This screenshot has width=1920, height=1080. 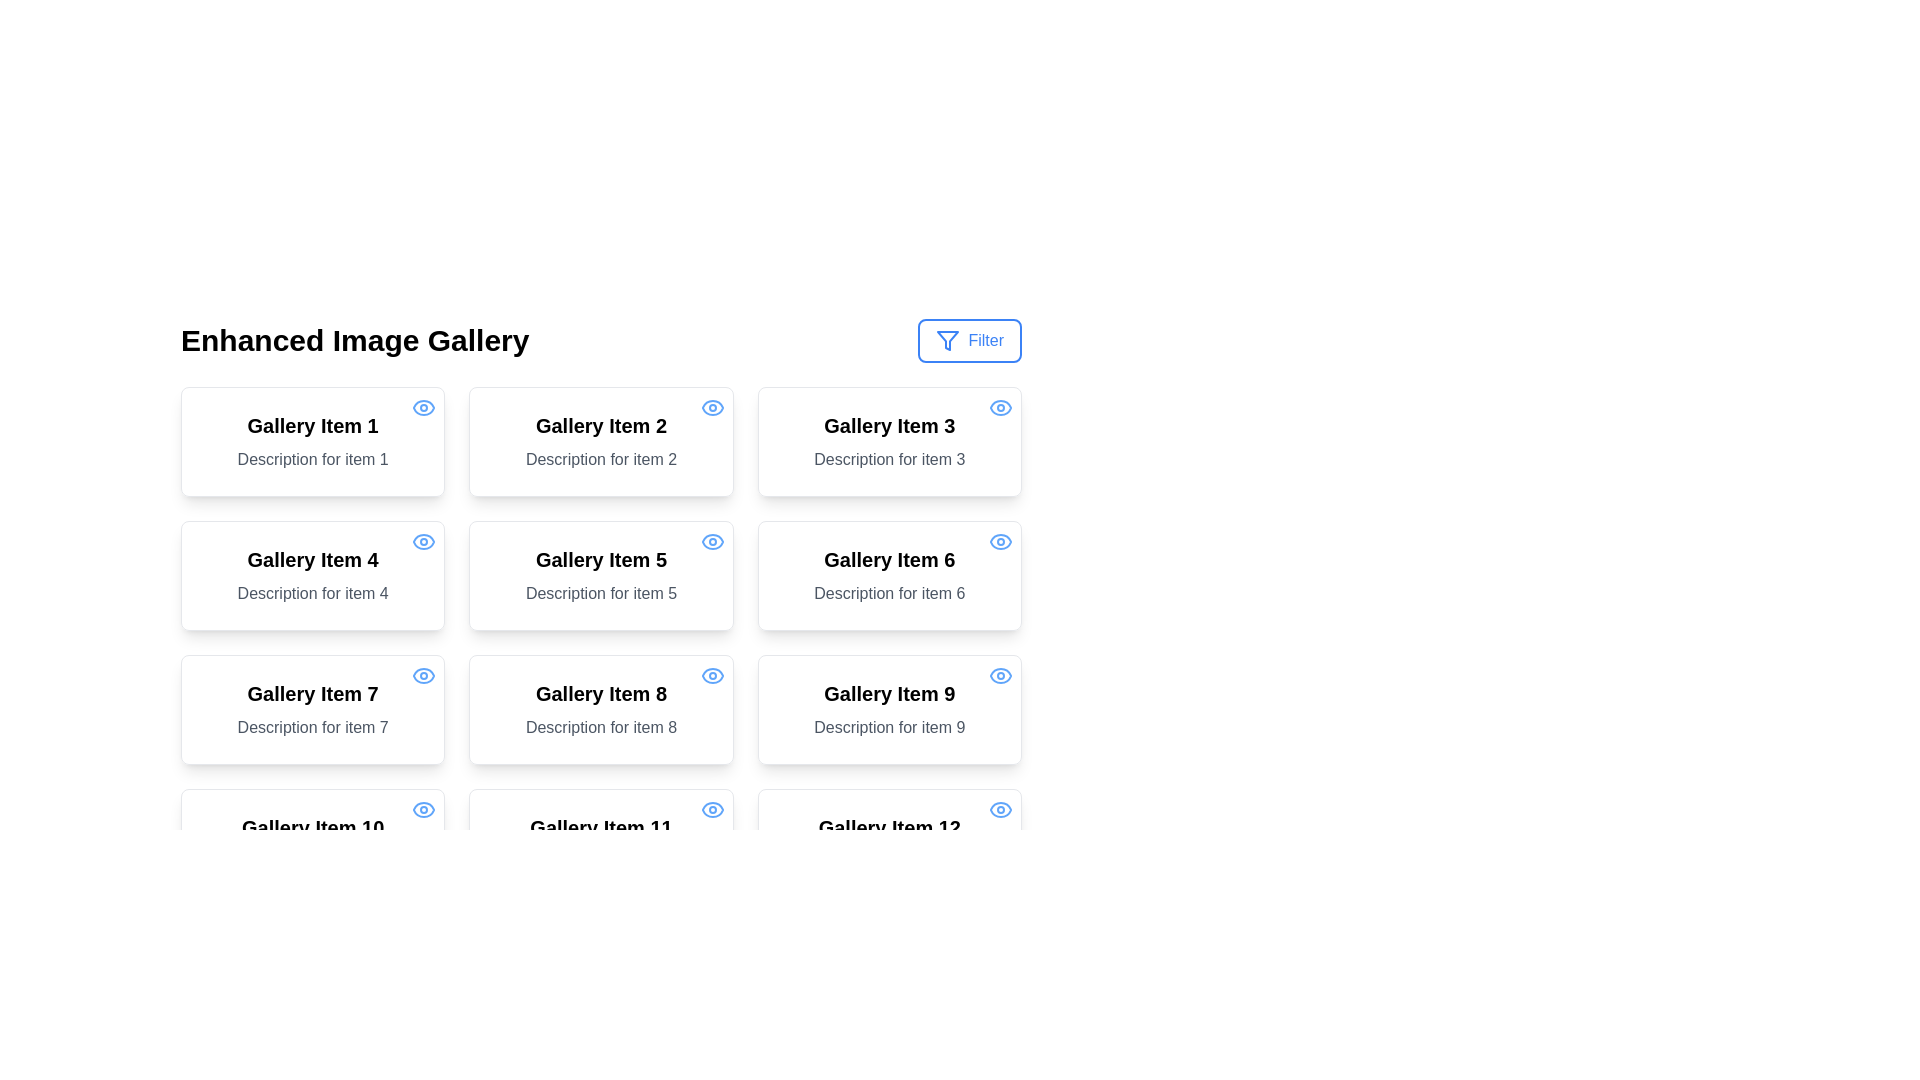 I want to click on the text label displaying 'Description for item 1', which is positioned below 'Gallery Item 1' in the first gallery item of the grid layout, so click(x=312, y=459).